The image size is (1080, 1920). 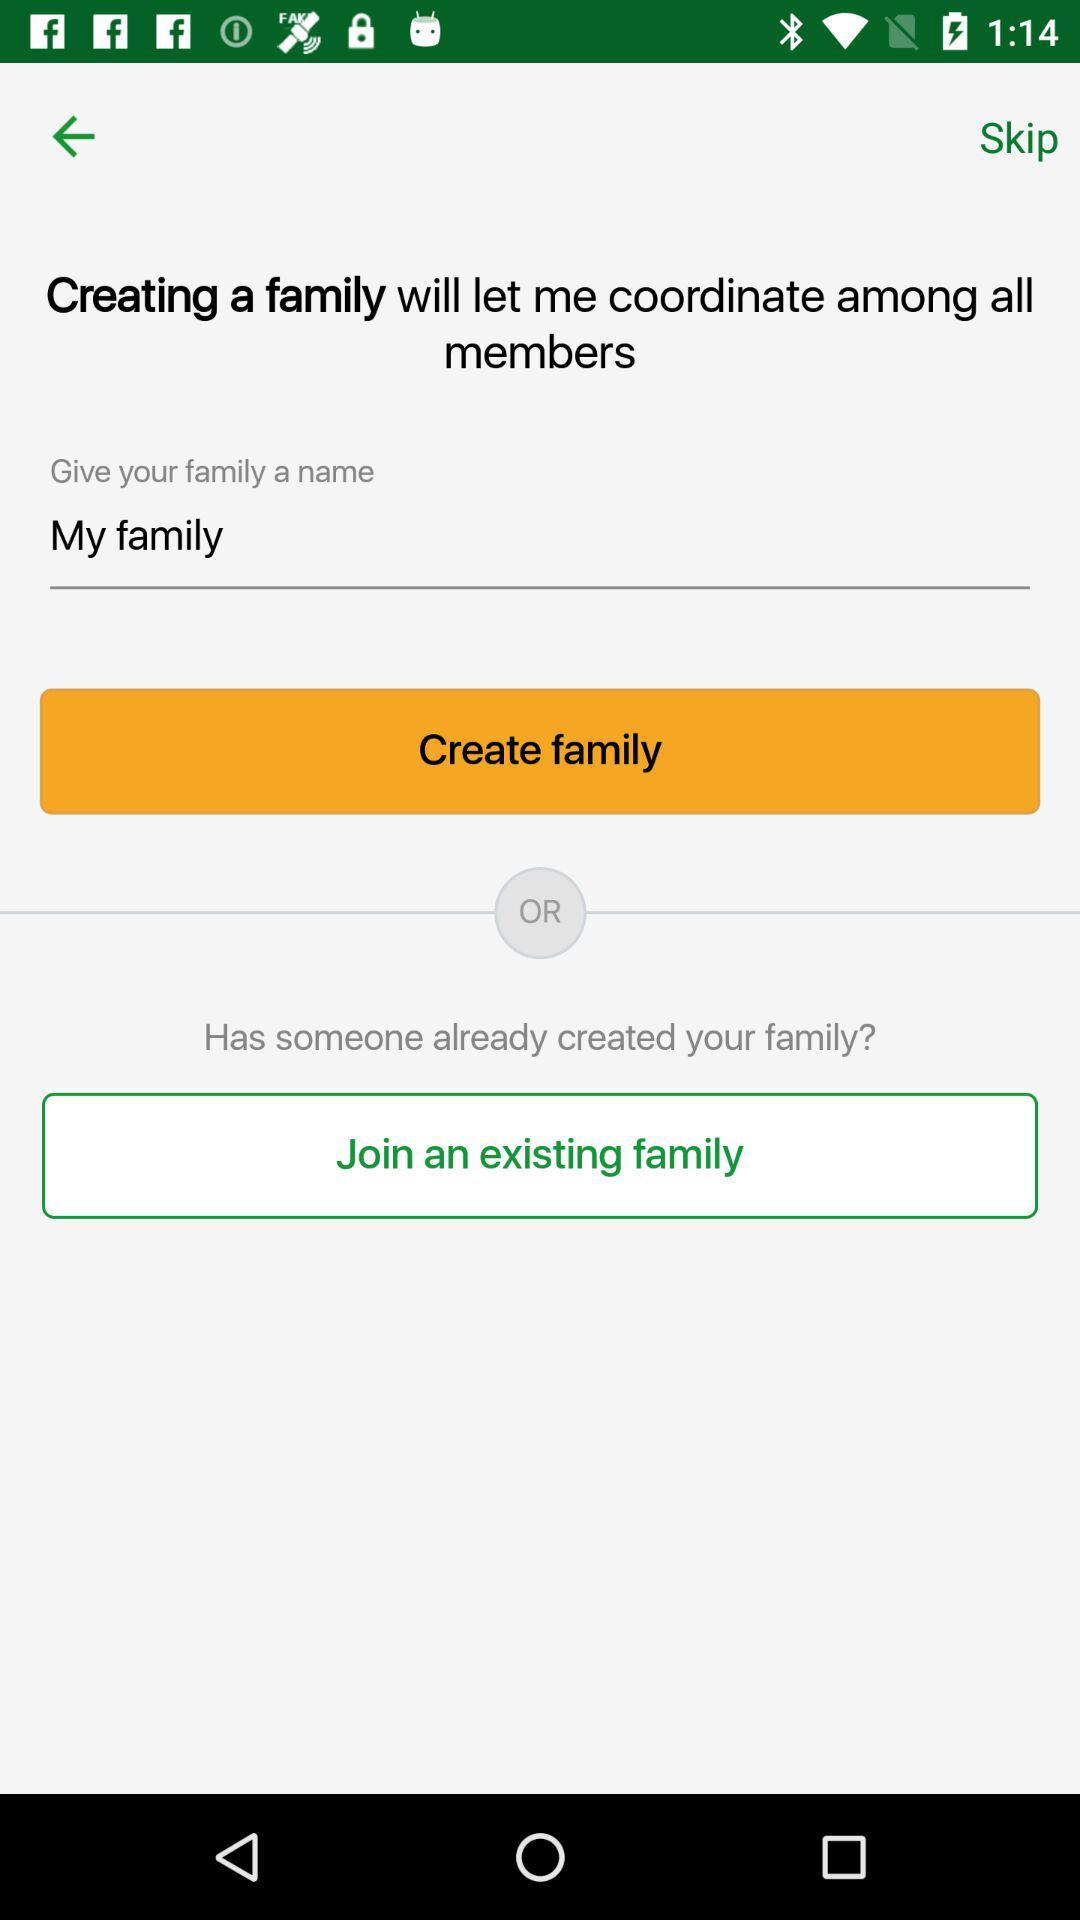 I want to click on previous screen, so click(x=72, y=135).